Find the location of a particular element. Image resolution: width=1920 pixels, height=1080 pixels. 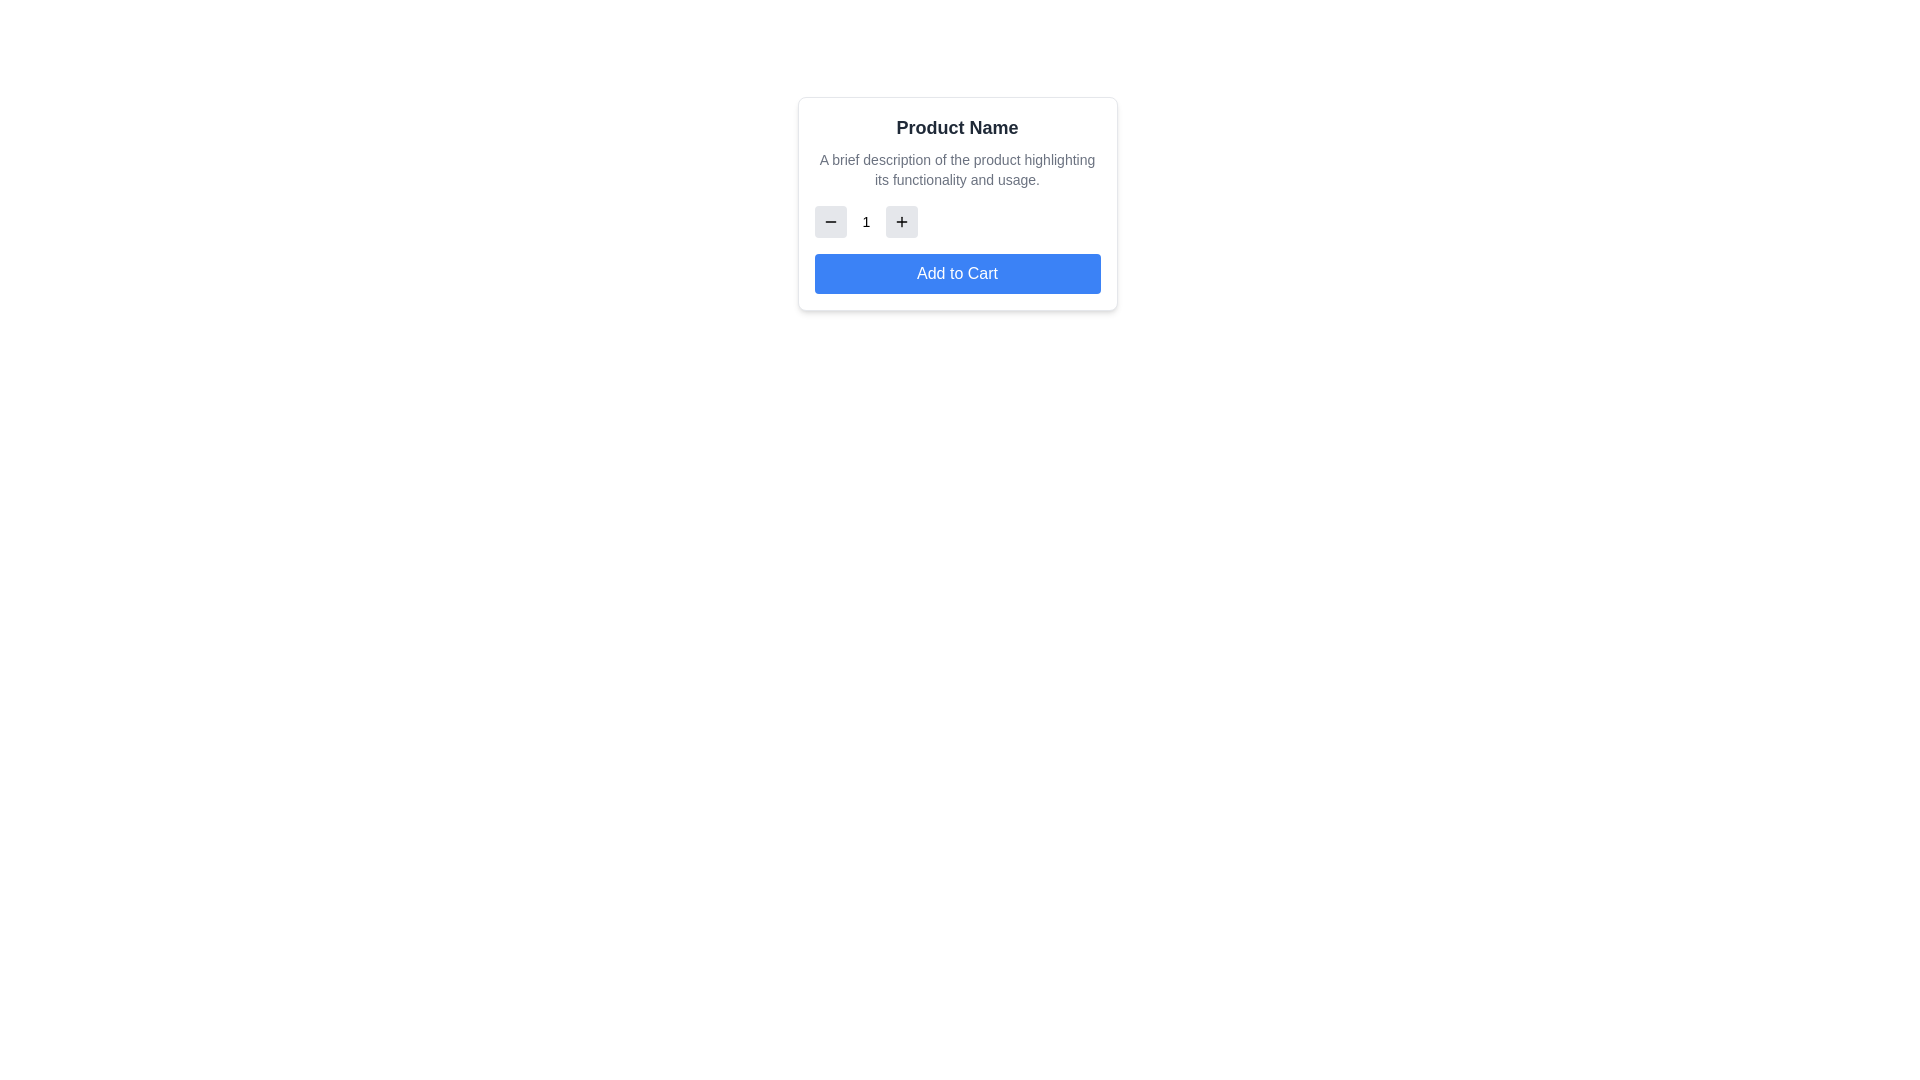

the text content that provides a brief description of the product, located below the title 'Product Name' and above the quantity selector and 'Add to Cart' button is located at coordinates (956, 168).